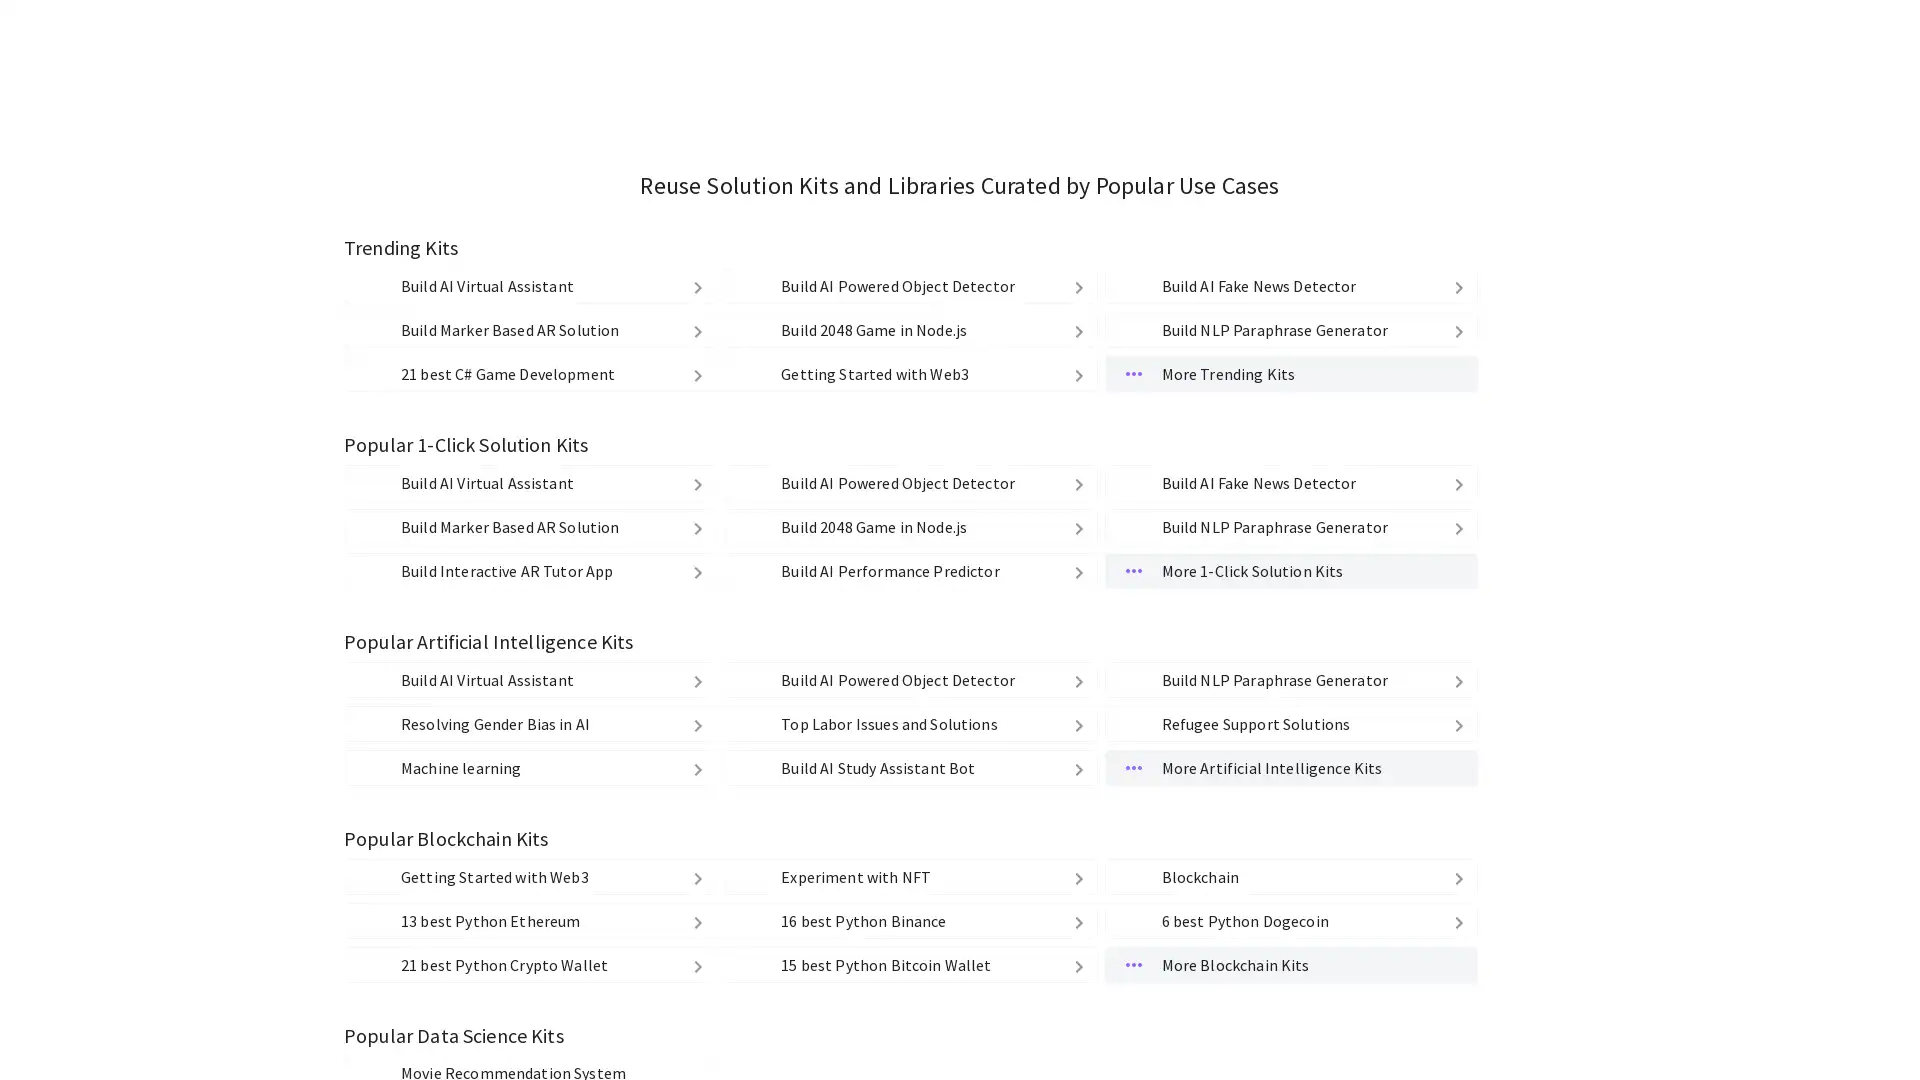 This screenshot has width=1920, height=1080. I want to click on marker-based-ar-kit-using-mindar Build Marker Based AR Solution, so click(530, 1029).